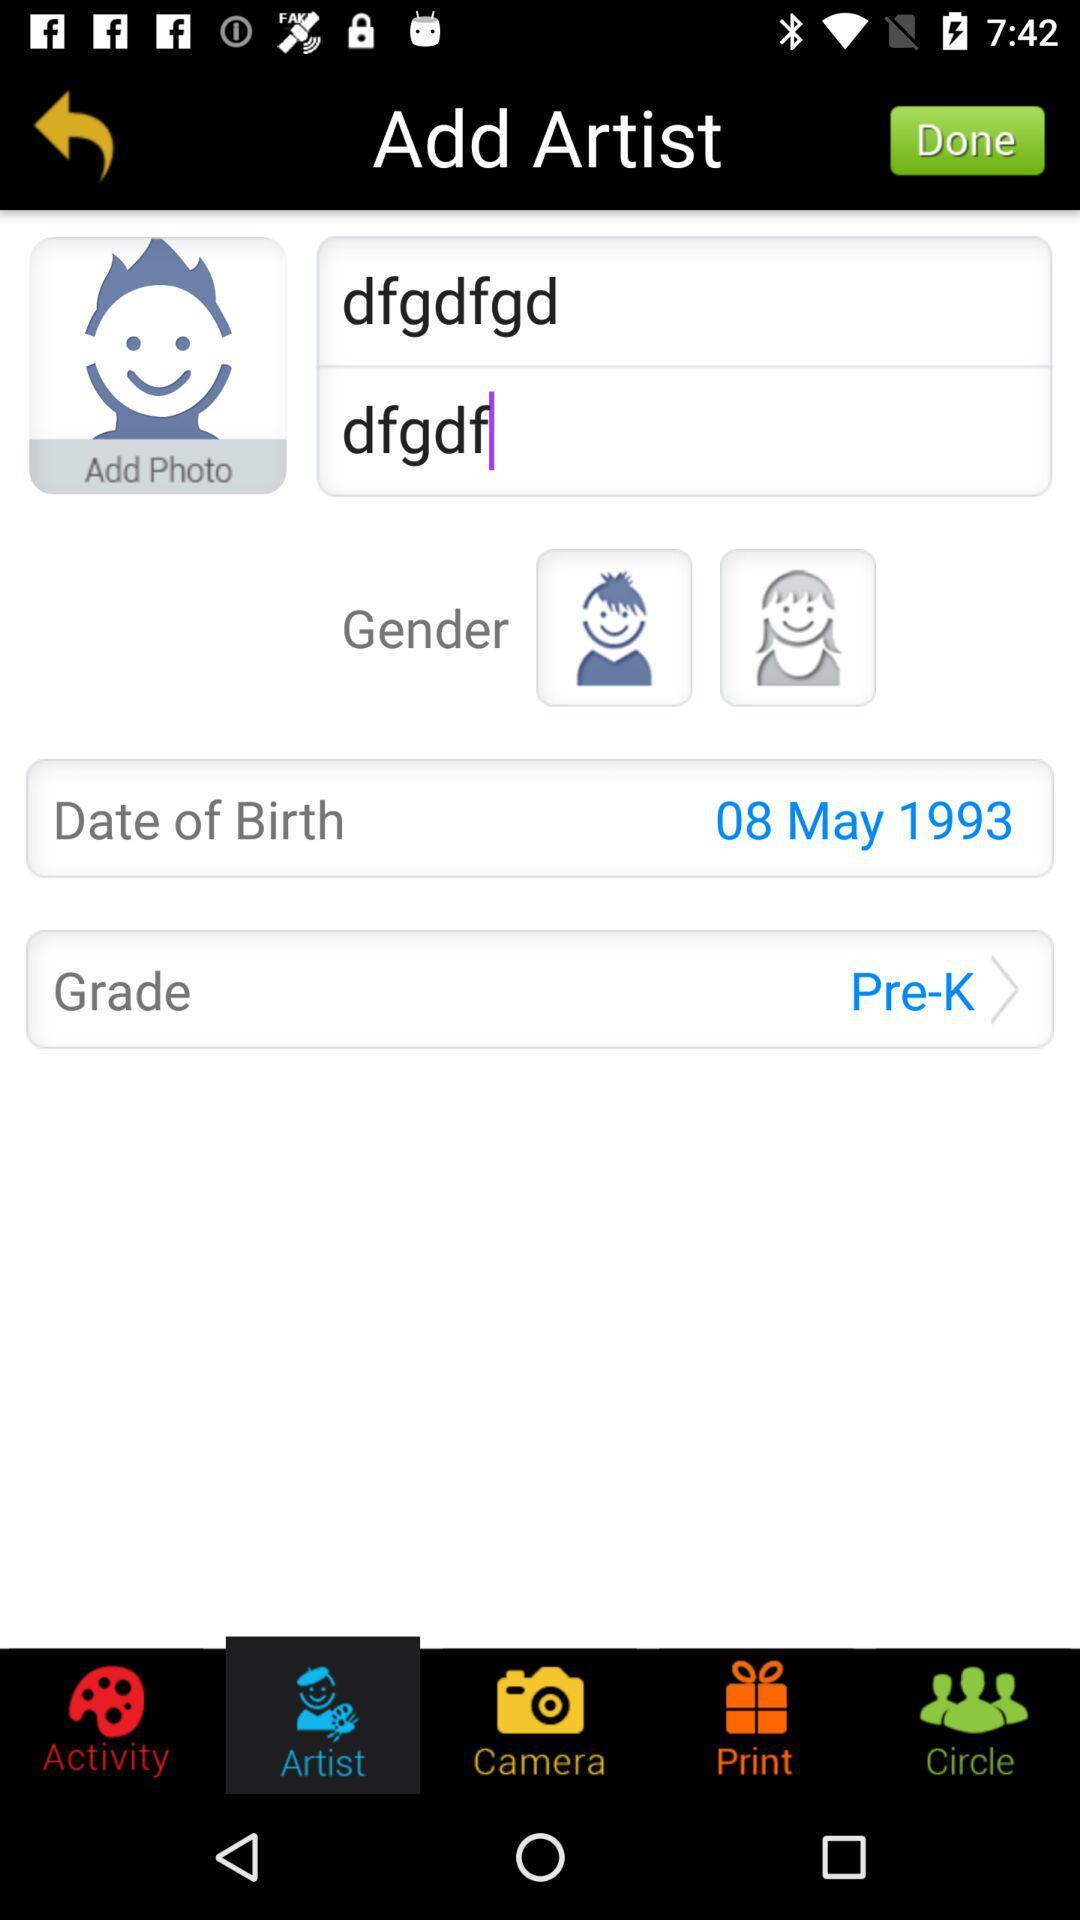  I want to click on the item above the dfgdfgd, so click(967, 140).